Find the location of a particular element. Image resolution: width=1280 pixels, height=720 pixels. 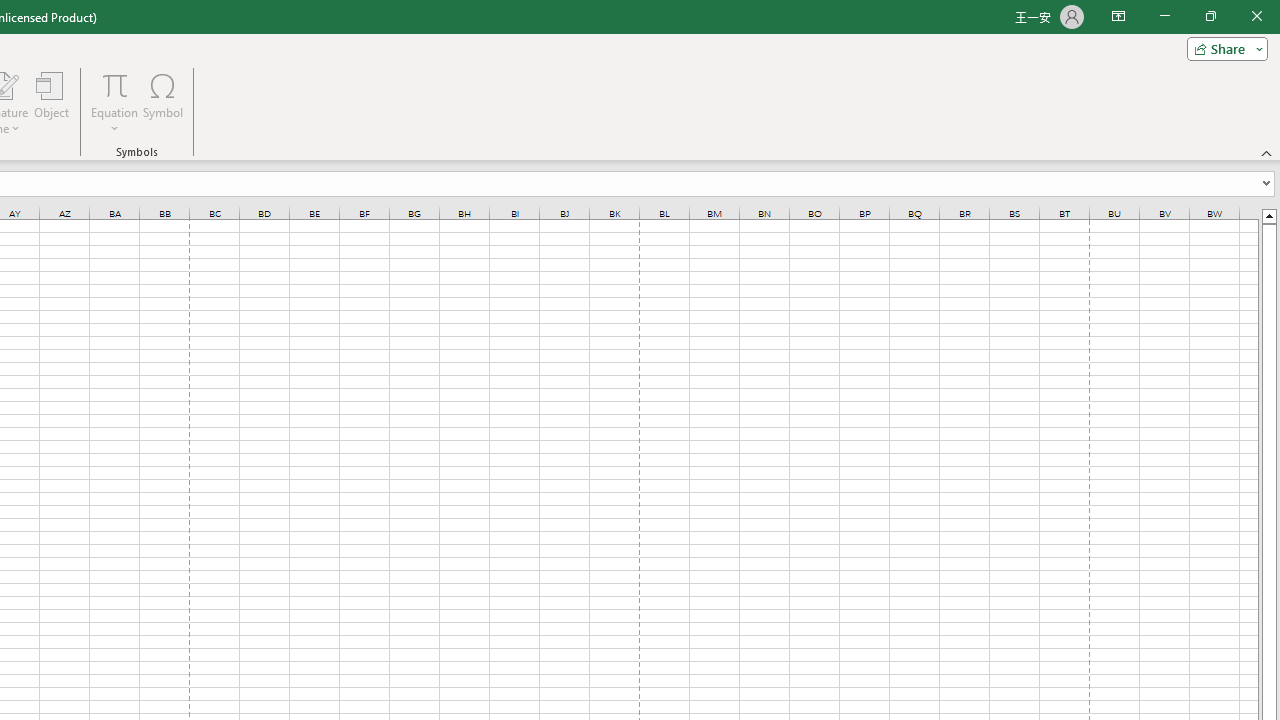

'Minimize' is located at coordinates (1164, 16).